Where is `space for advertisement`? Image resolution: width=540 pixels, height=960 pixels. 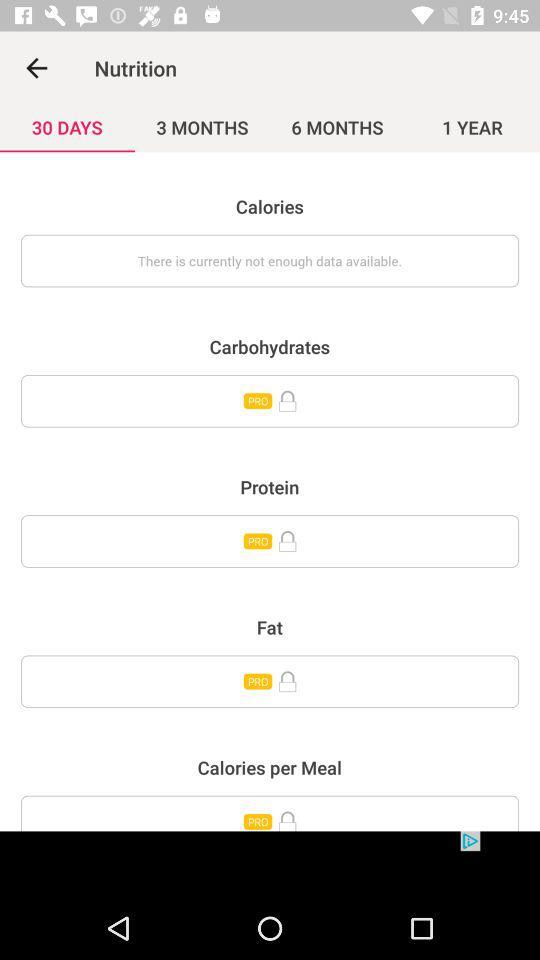
space for advertisement is located at coordinates (270, 863).